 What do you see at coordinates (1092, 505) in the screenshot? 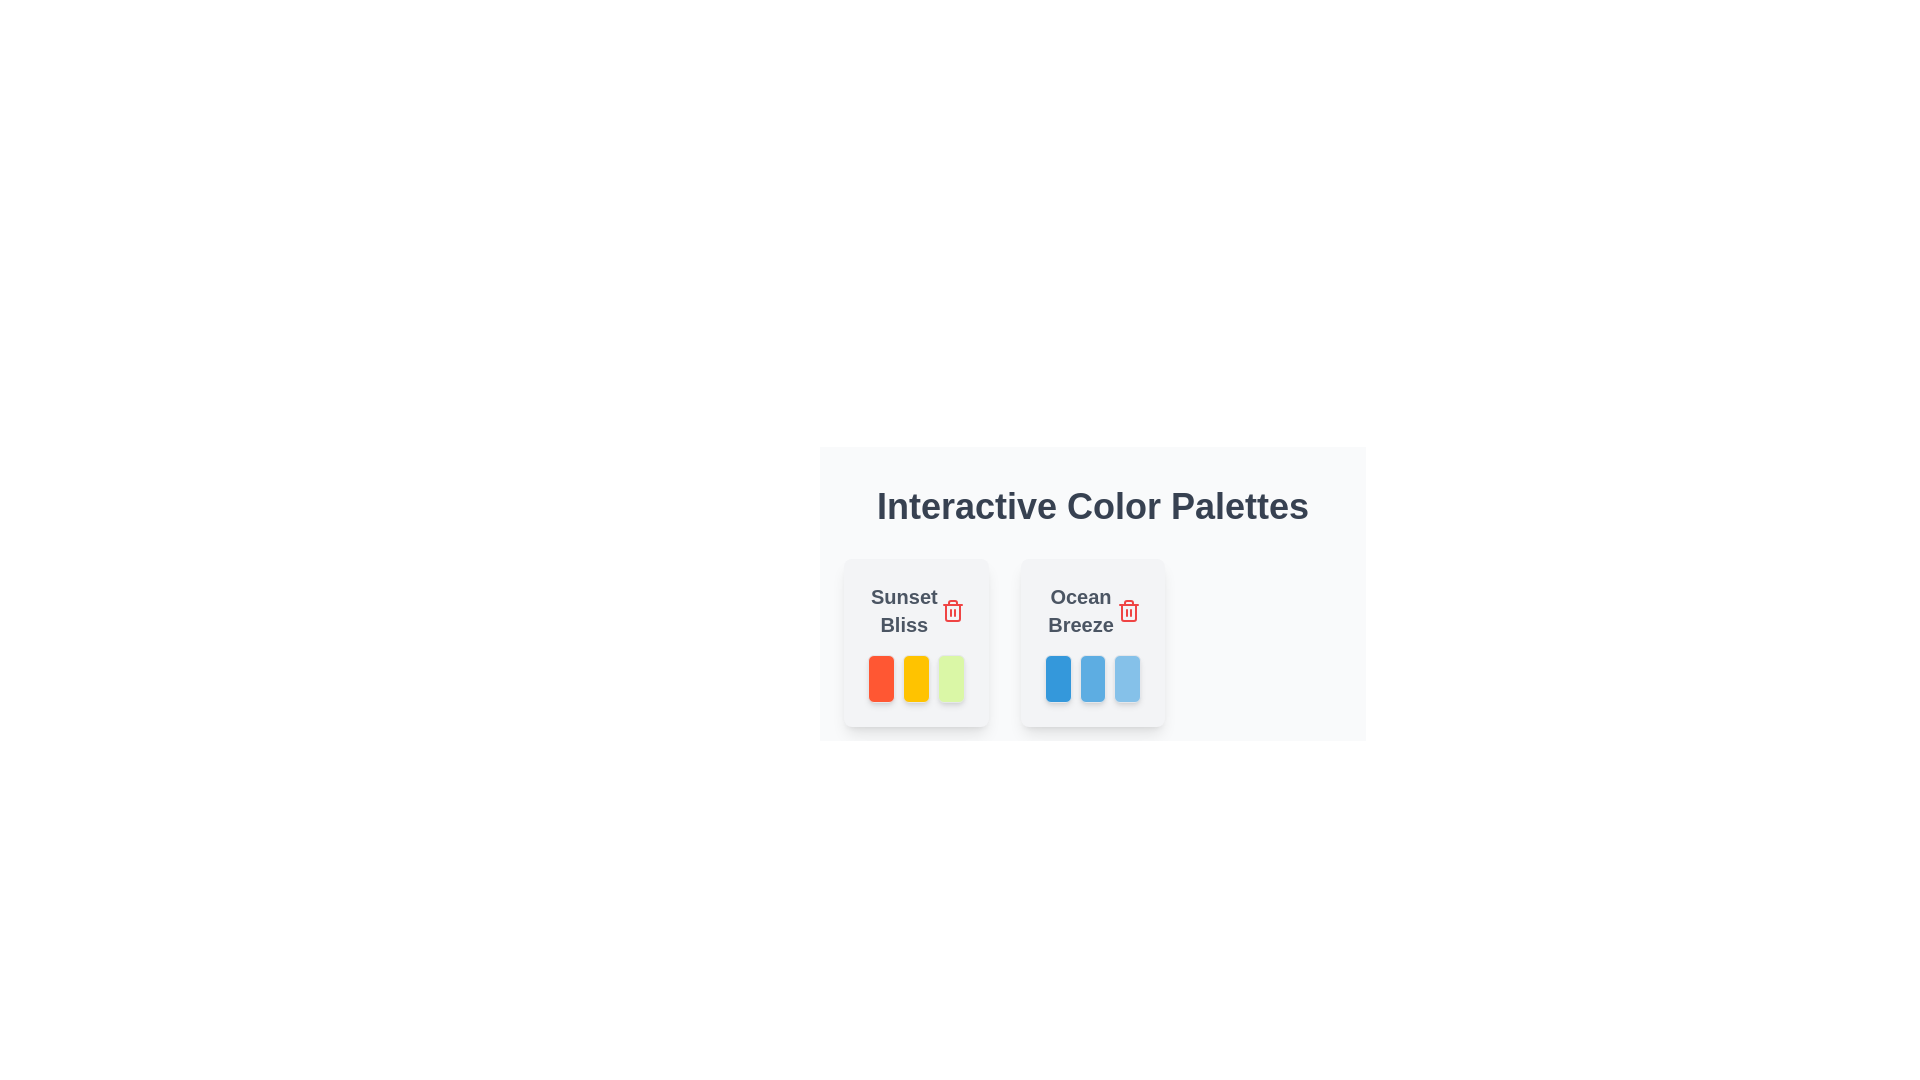
I see `the title text element that represents the color palettes section, located centrally at the top of the section, above the 'Sunset Bliss' and 'Ocean Breeze' color palette cards` at bounding box center [1092, 505].